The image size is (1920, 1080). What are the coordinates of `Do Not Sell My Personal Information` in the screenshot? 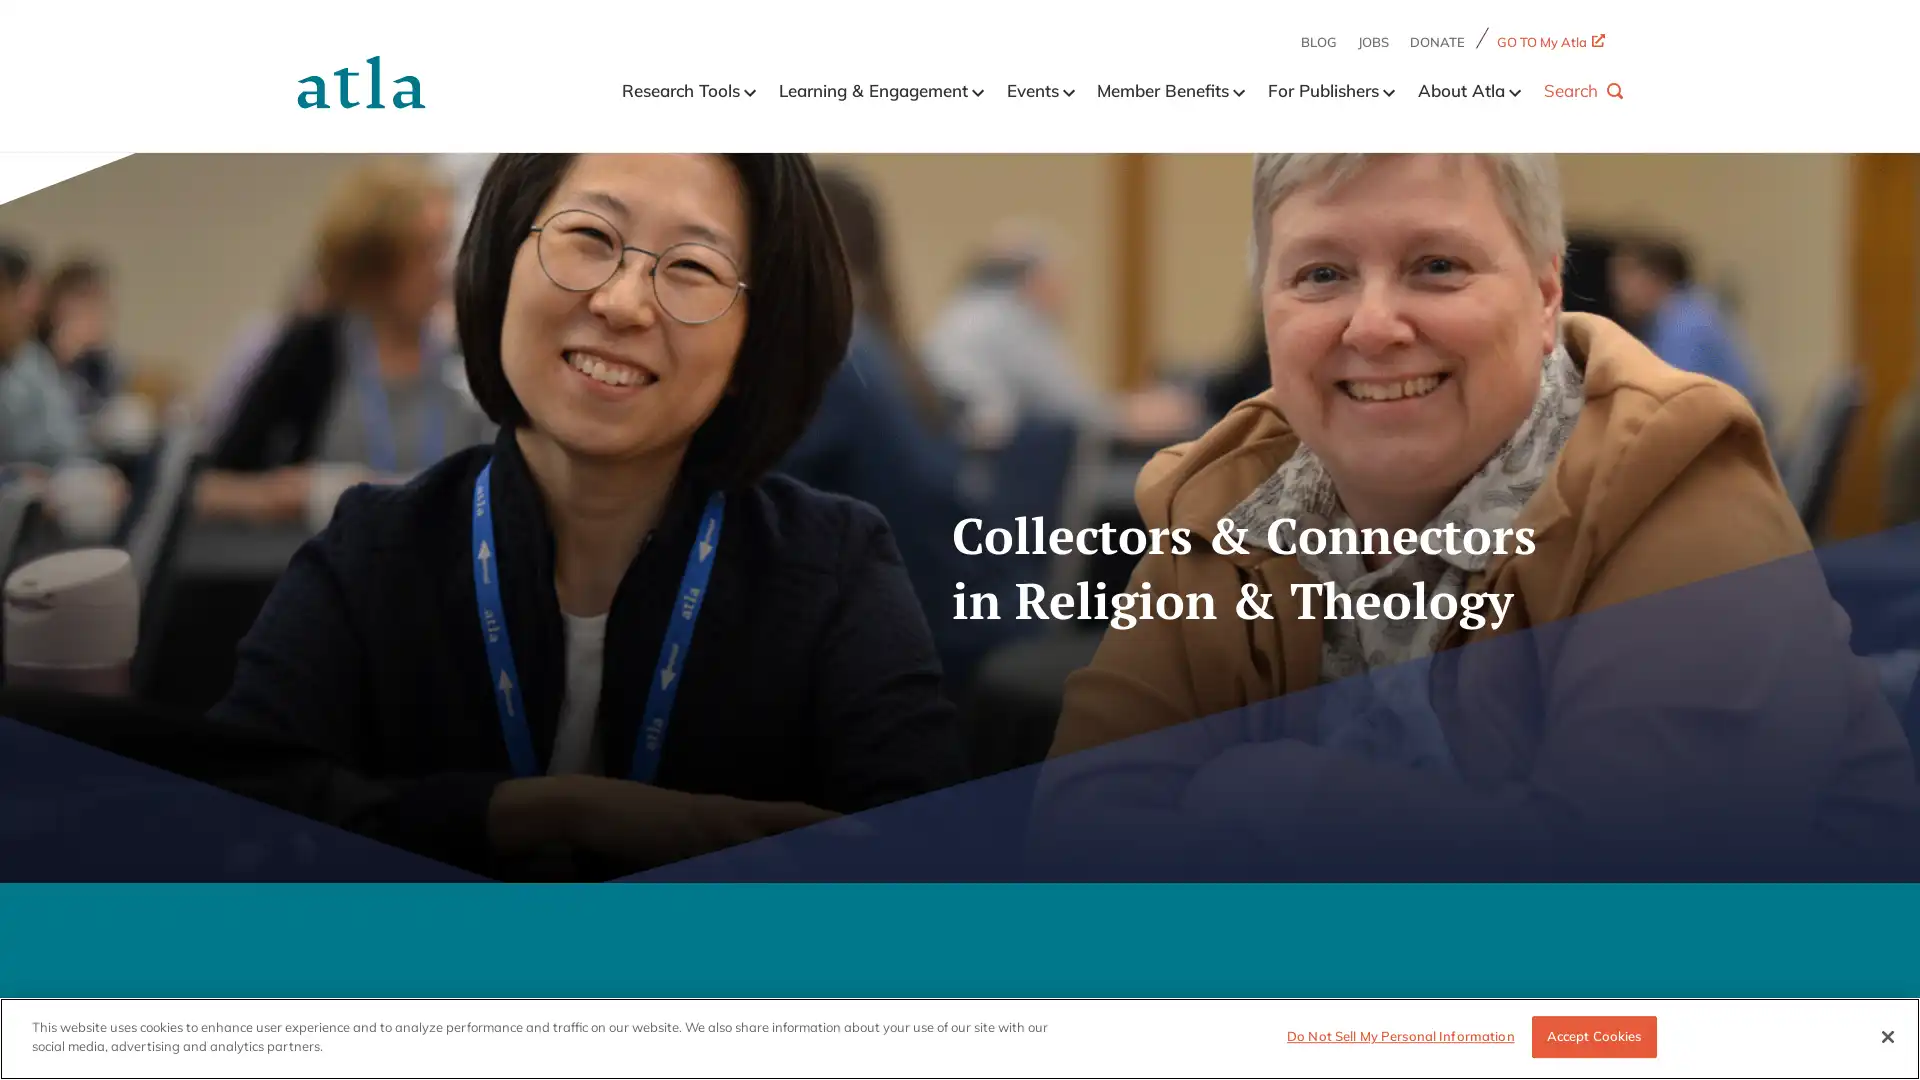 It's located at (1399, 1035).